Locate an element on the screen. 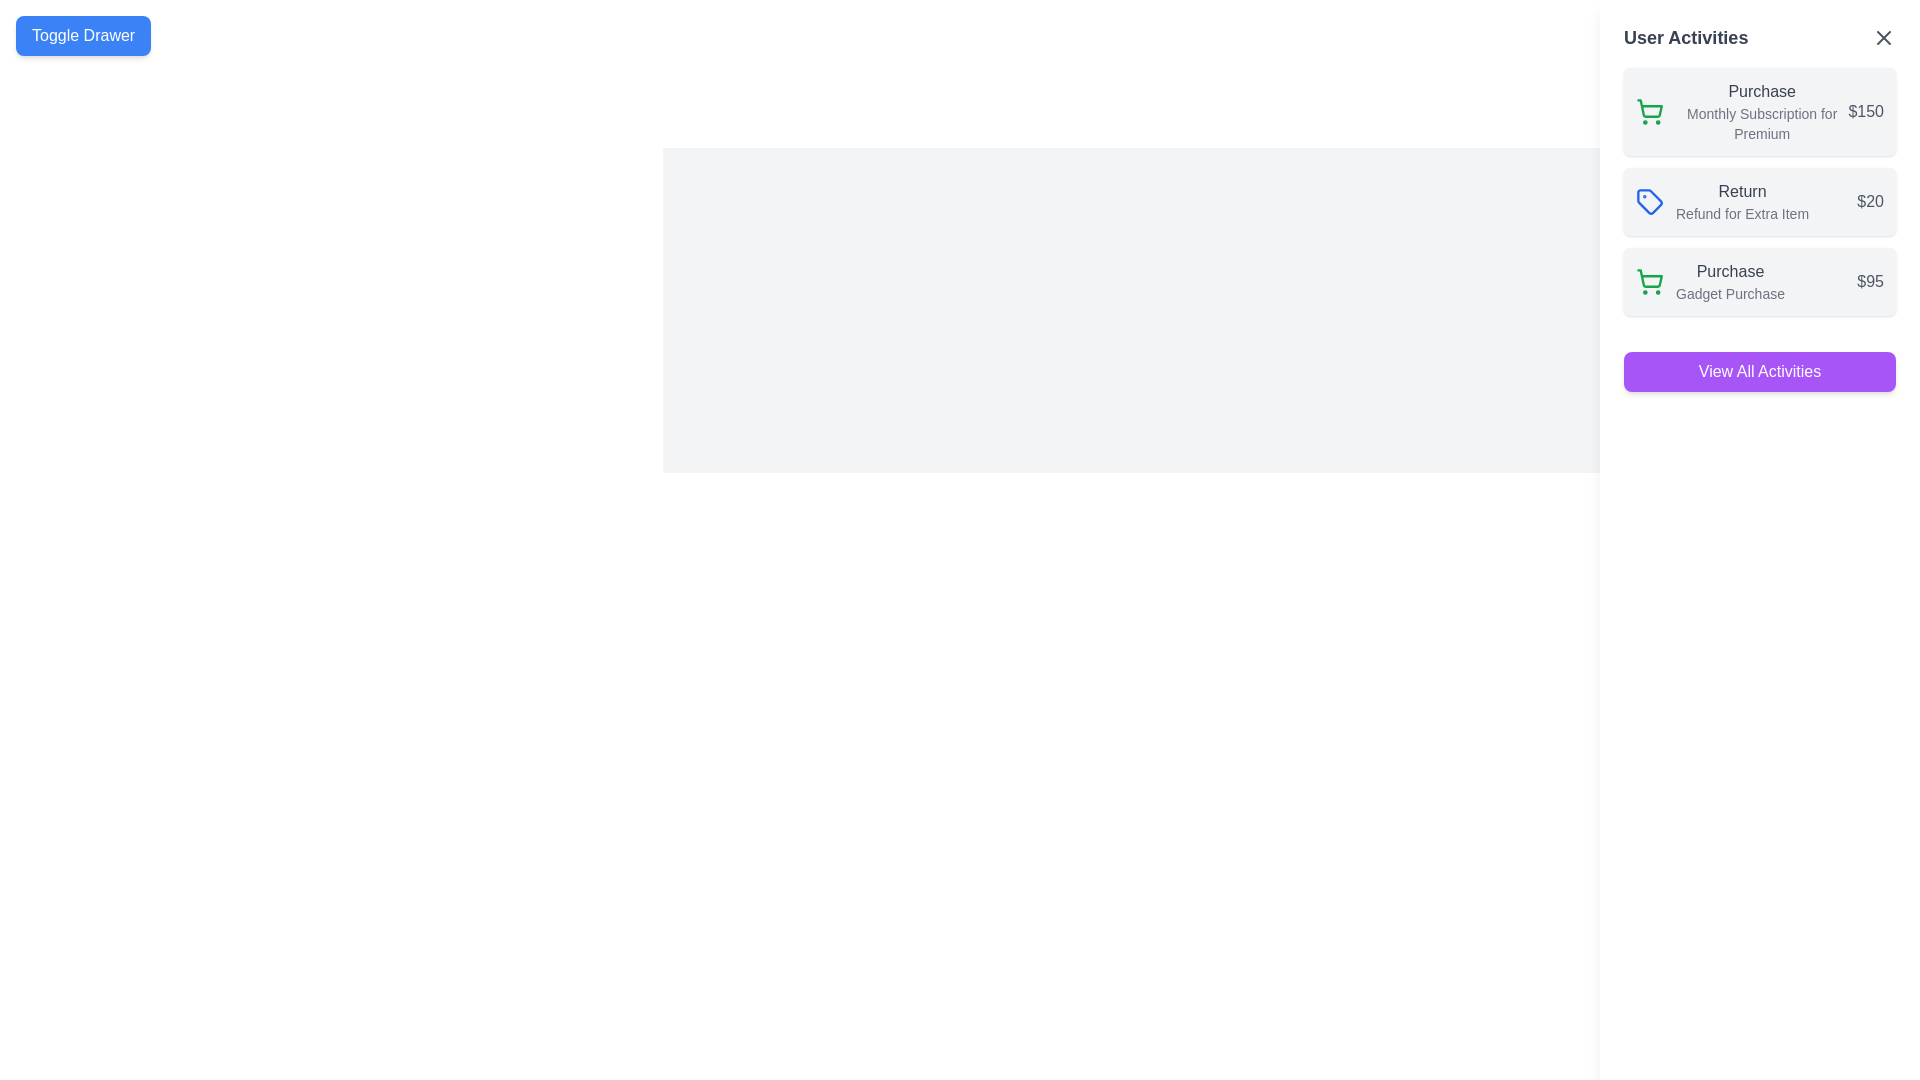 The height and width of the screenshot is (1080, 1920). the close button located in the top-right corner of the 'User Activities' section header is located at coordinates (1882, 38).